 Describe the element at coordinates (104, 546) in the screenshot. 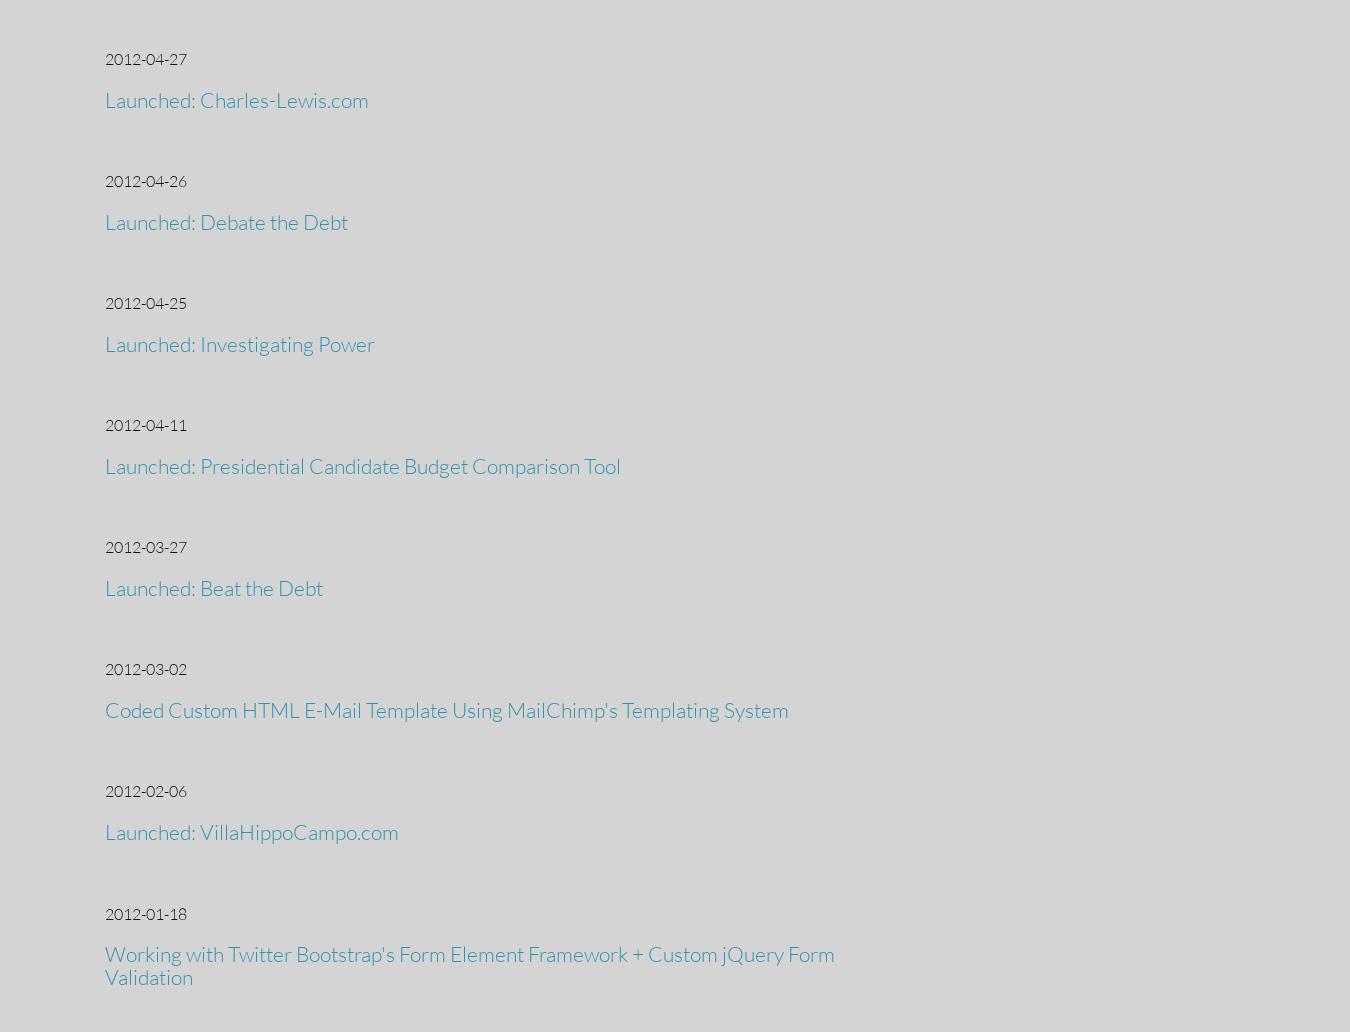

I see `'2012-03-27'` at that location.